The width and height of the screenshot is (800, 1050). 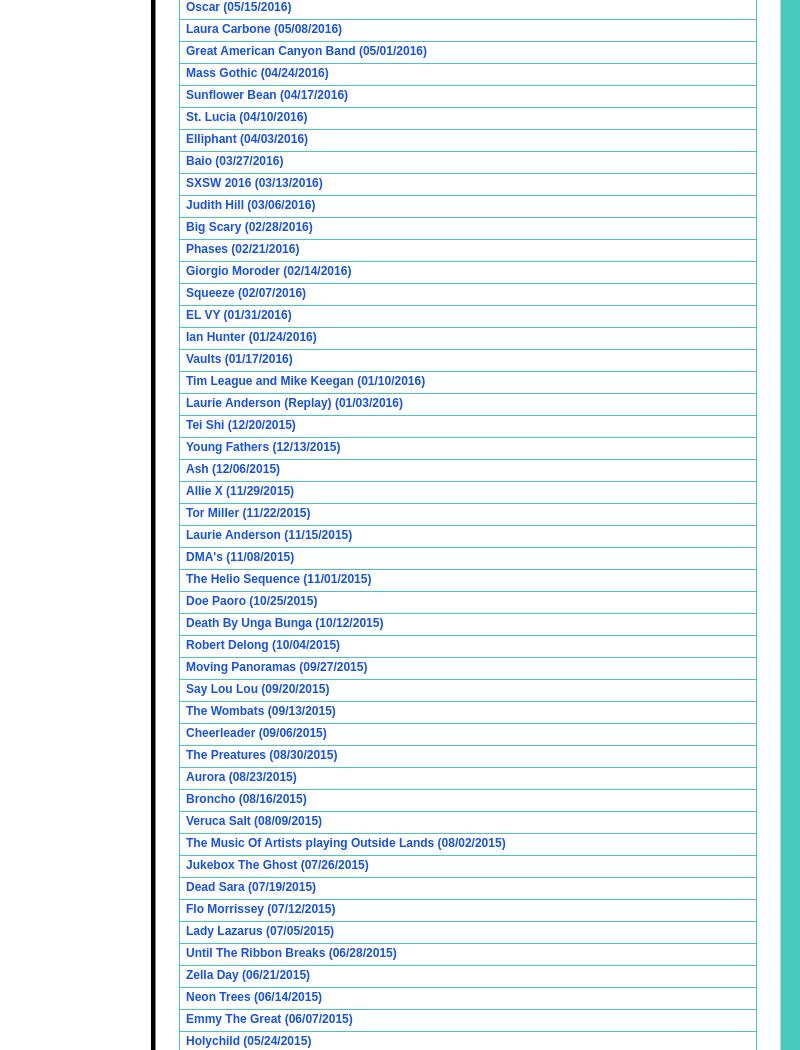 What do you see at coordinates (185, 138) in the screenshot?
I see `'Elliphant (04/03/2016)'` at bounding box center [185, 138].